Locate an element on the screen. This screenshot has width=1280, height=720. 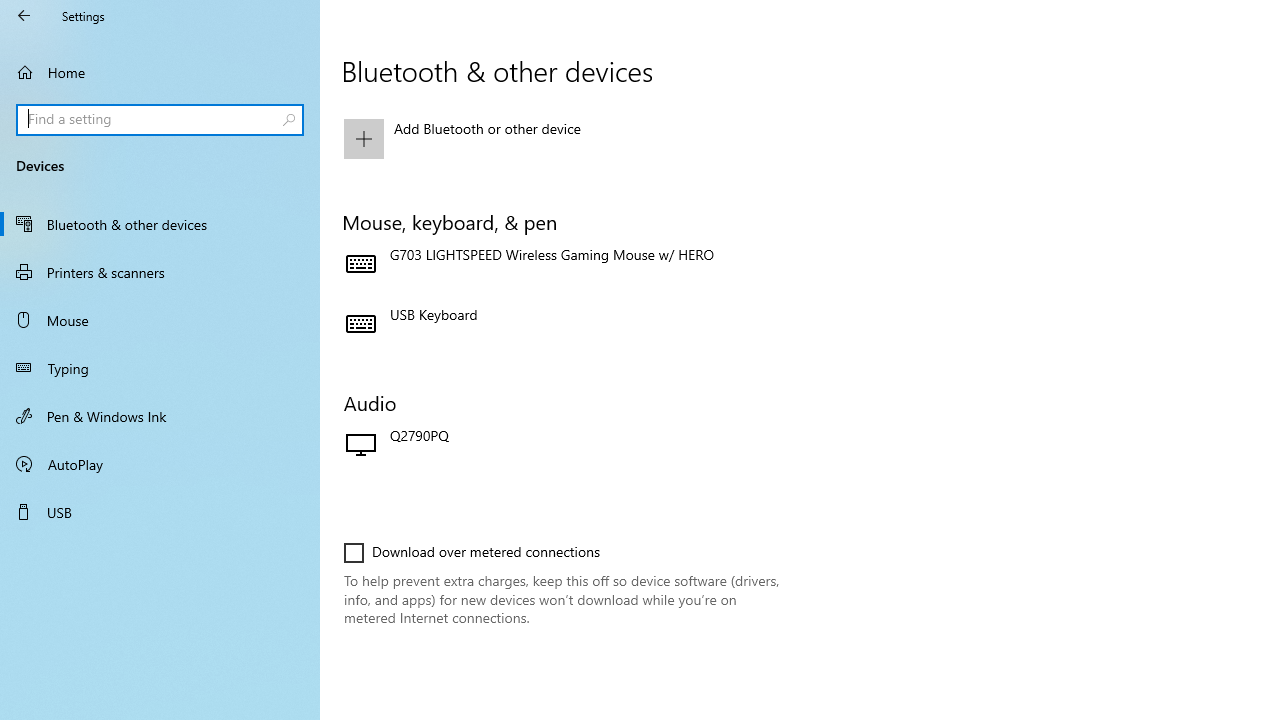
'Search box, Find a setting' is located at coordinates (160, 119).